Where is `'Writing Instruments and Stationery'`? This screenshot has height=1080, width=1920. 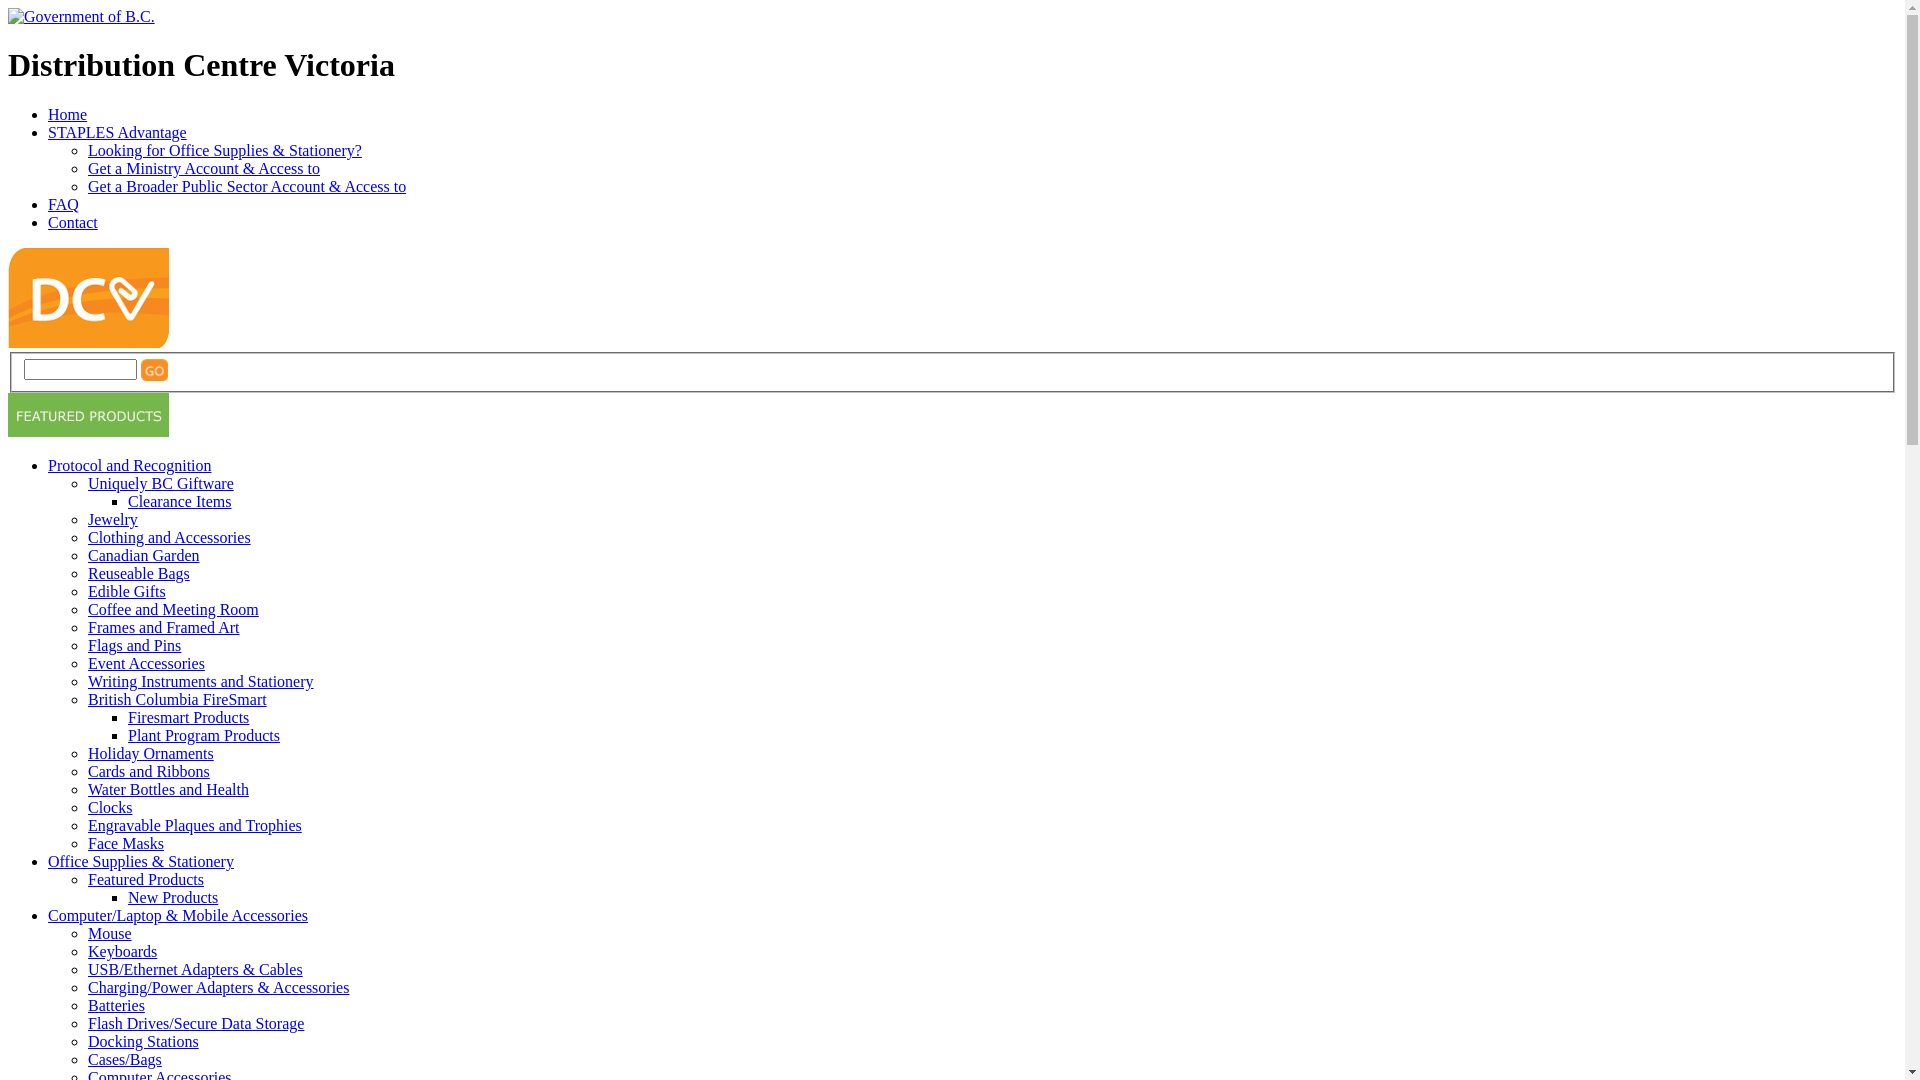
'Writing Instruments and Stationery' is located at coordinates (201, 680).